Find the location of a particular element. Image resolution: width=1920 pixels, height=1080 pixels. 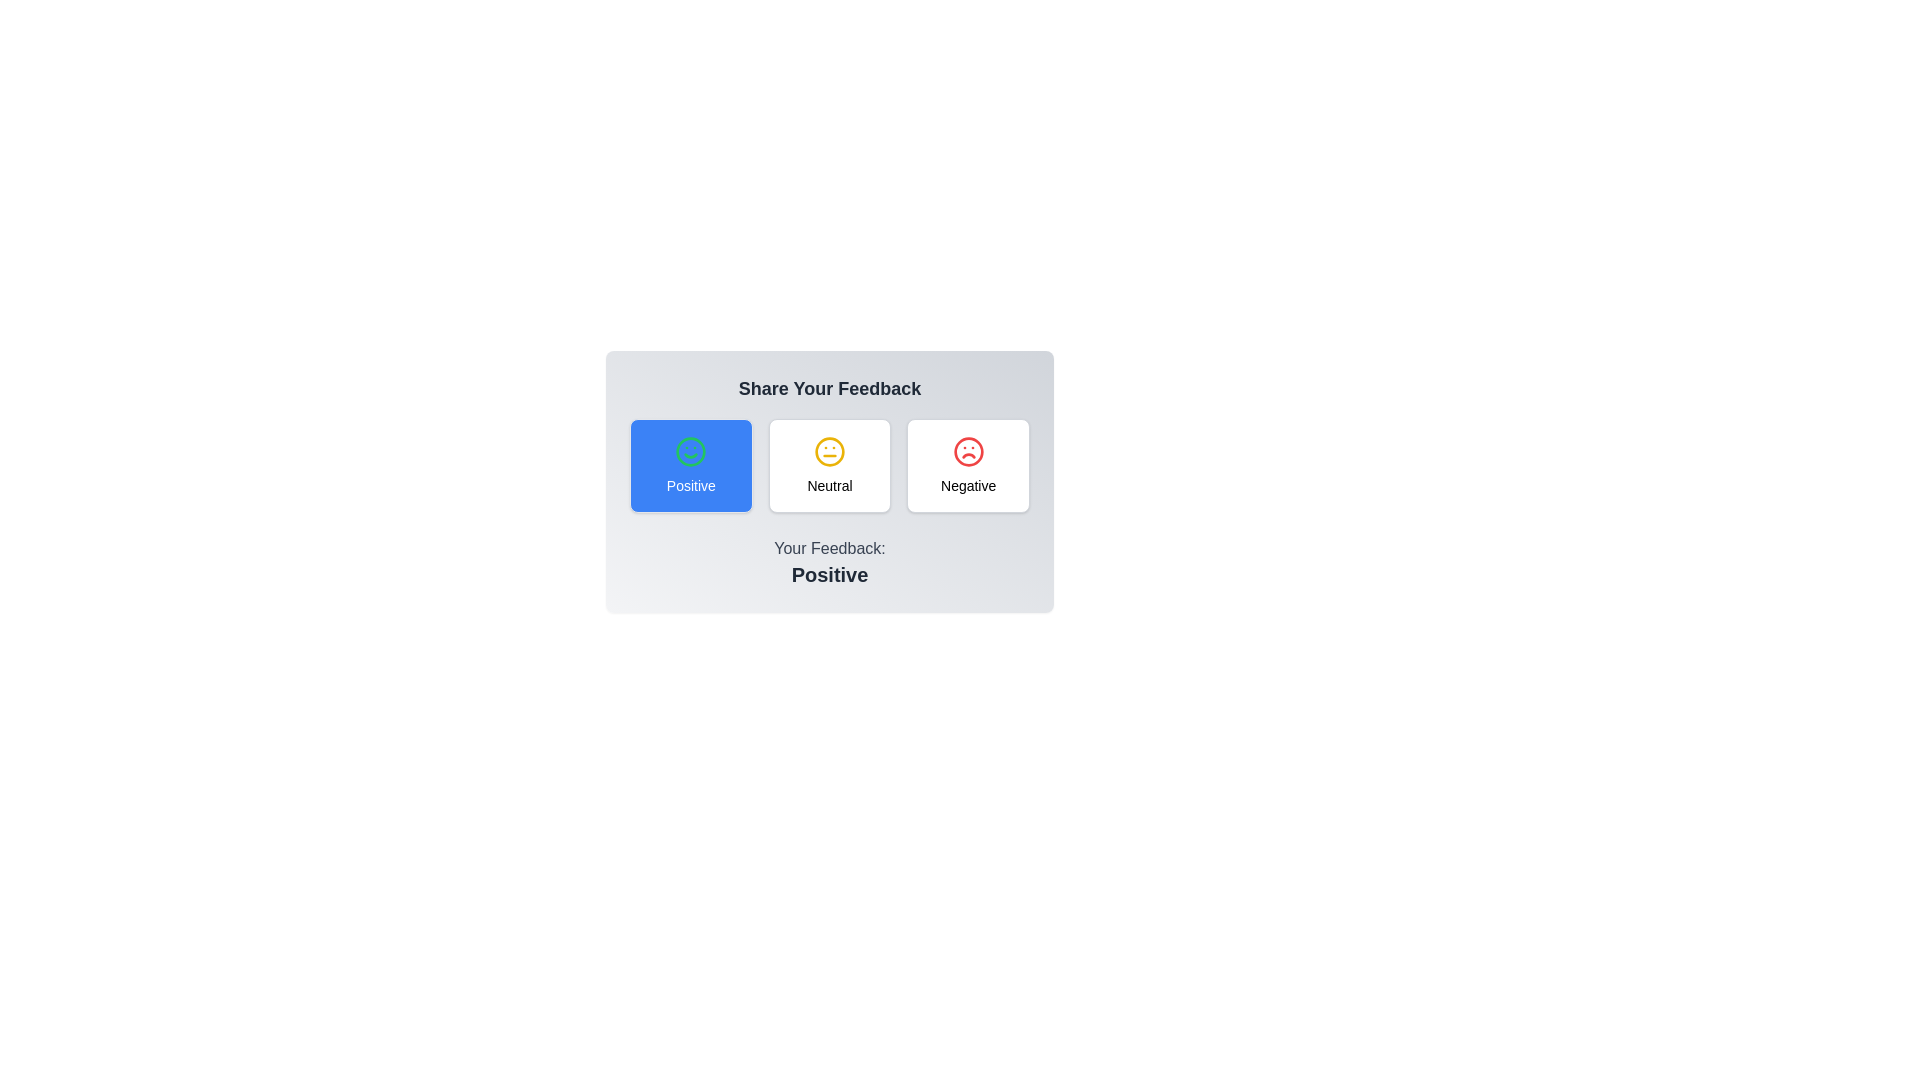

the feedback option Negative is located at coordinates (969, 466).